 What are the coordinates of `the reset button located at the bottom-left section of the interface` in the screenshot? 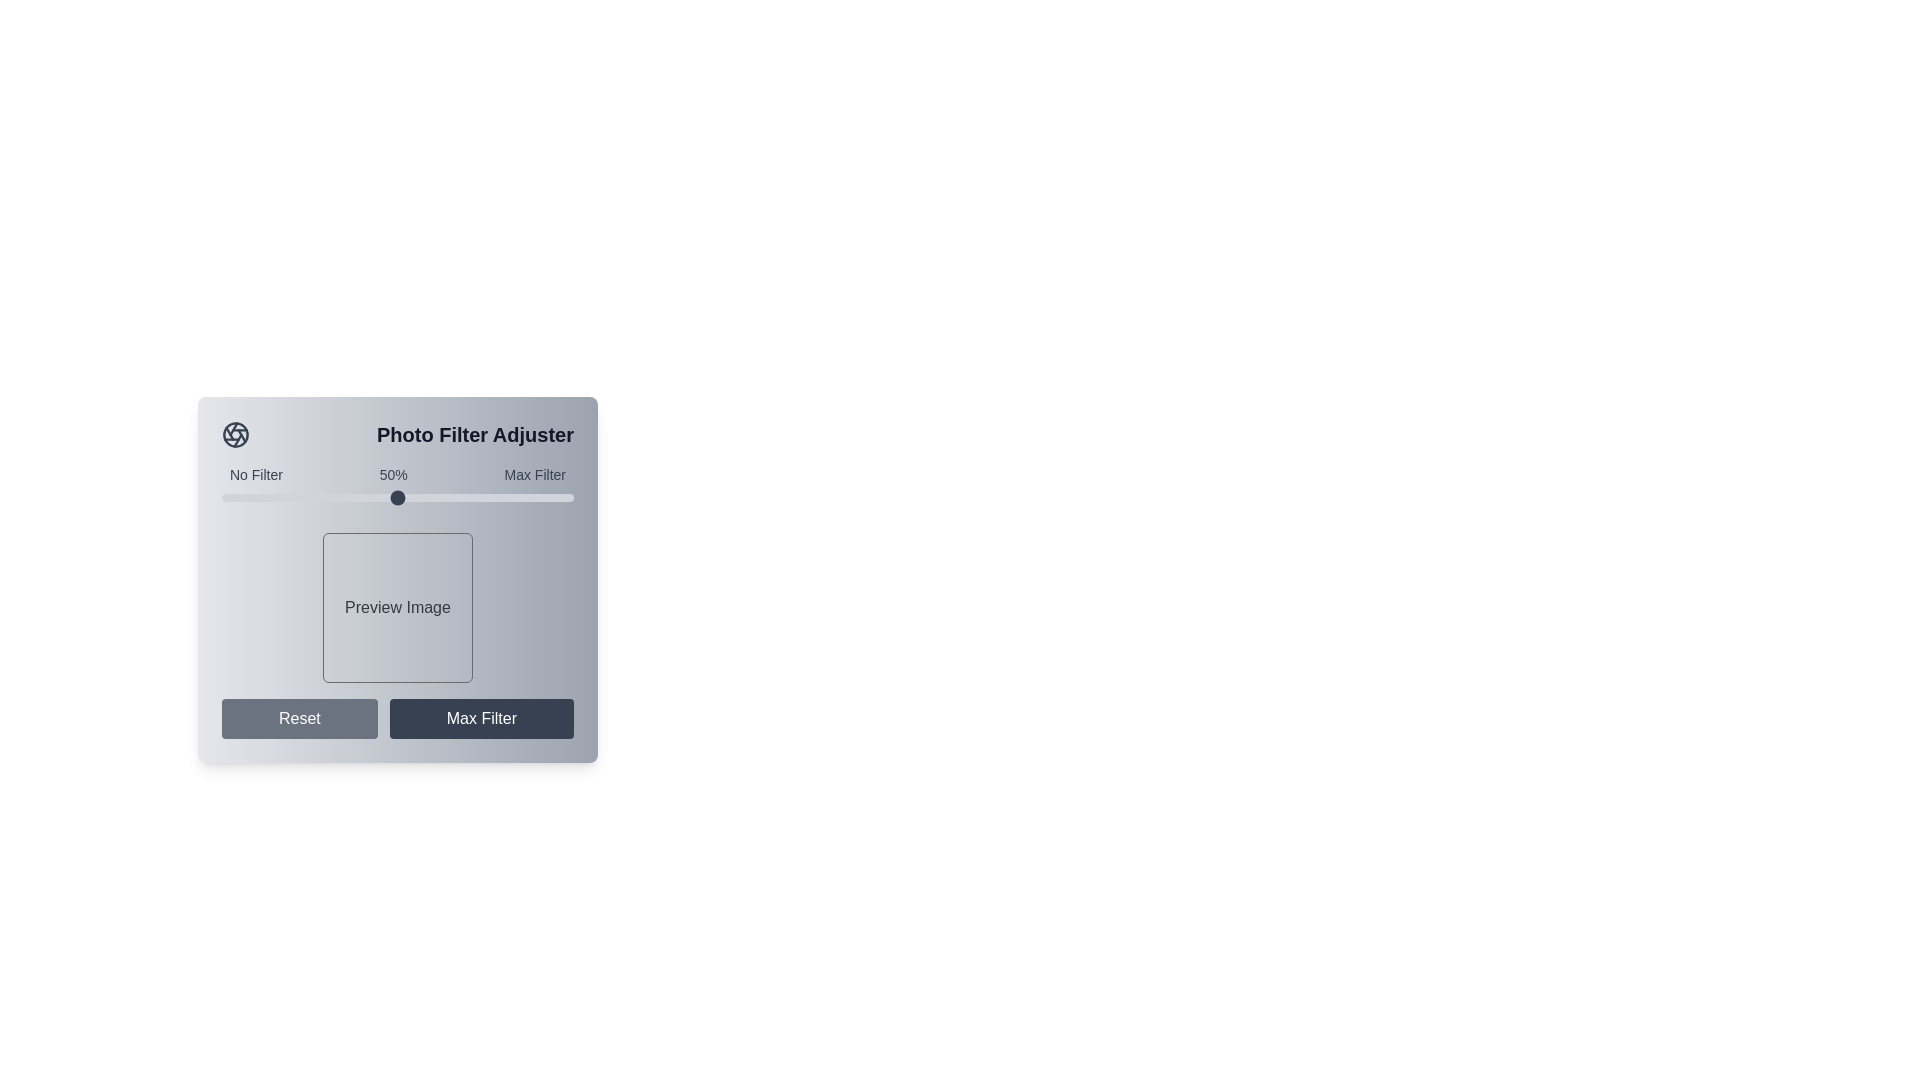 It's located at (298, 717).